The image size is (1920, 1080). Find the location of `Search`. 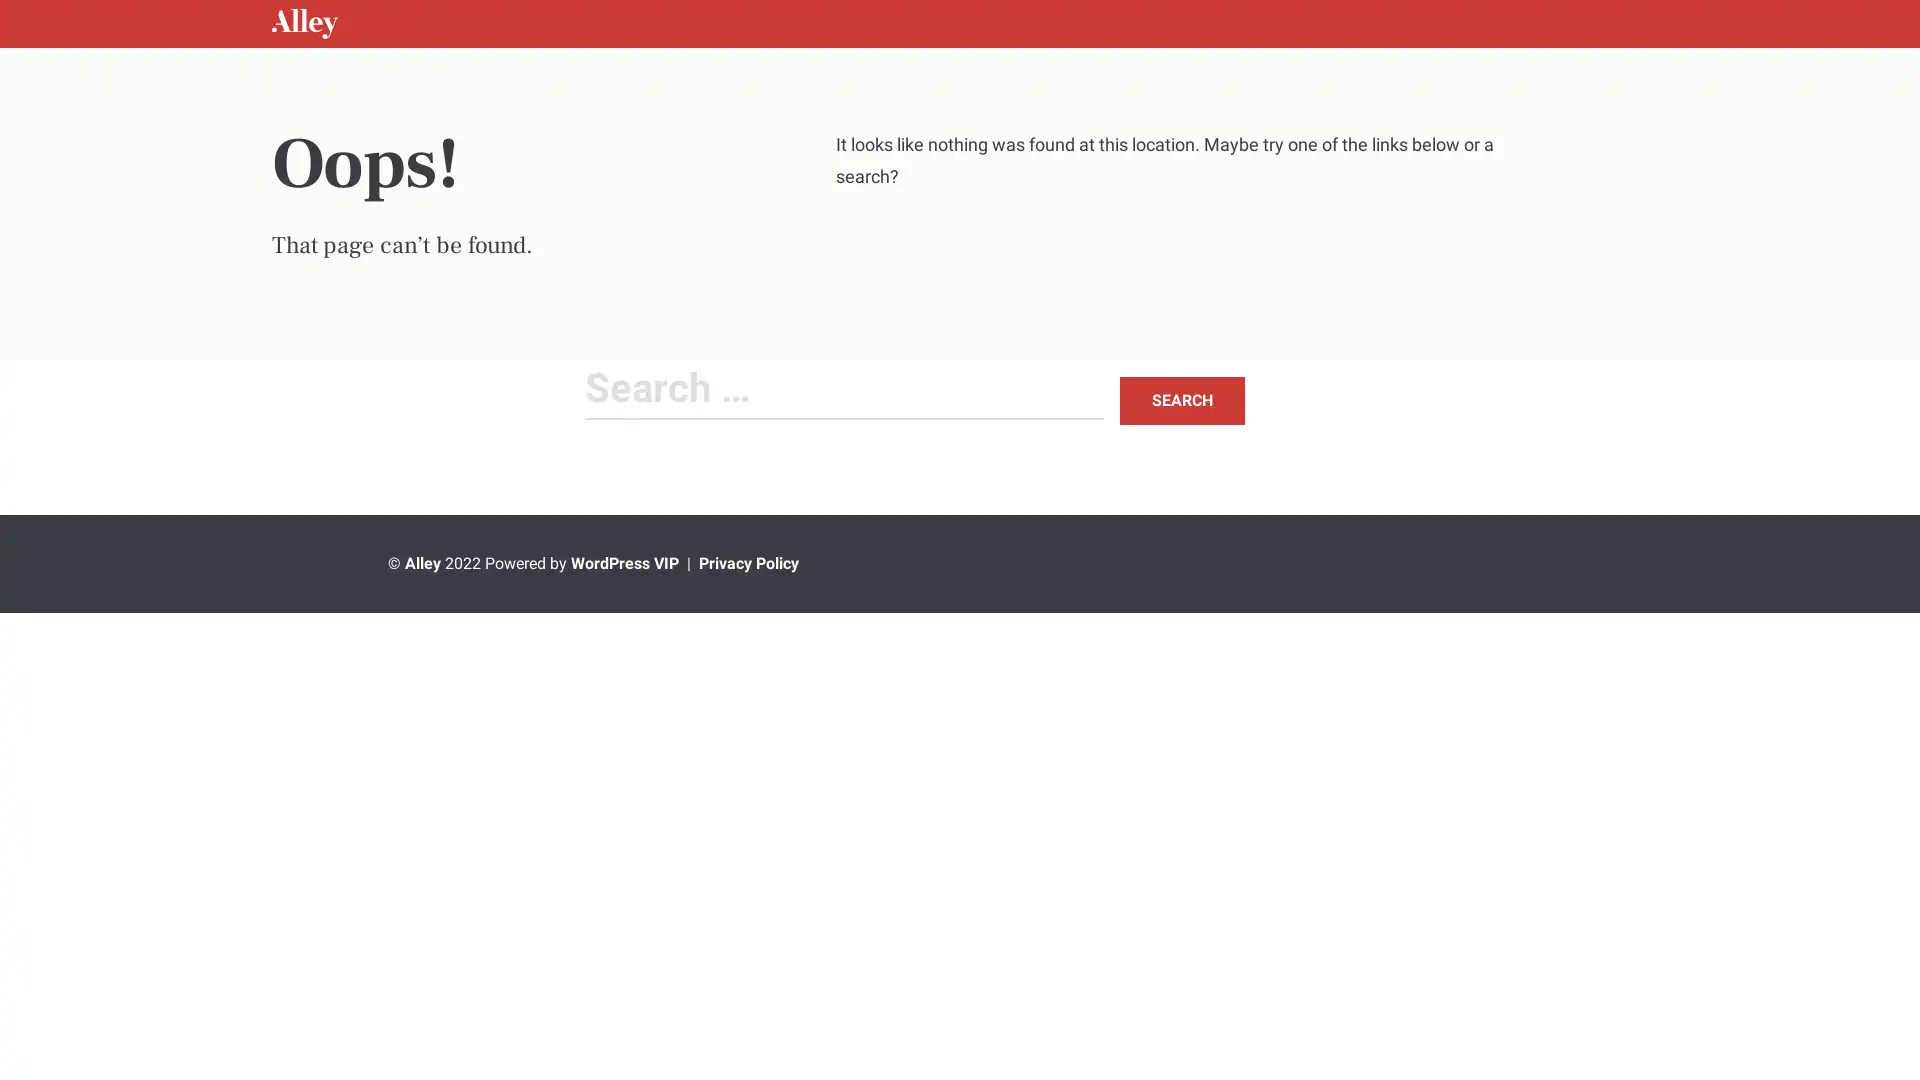

Search is located at coordinates (1182, 400).